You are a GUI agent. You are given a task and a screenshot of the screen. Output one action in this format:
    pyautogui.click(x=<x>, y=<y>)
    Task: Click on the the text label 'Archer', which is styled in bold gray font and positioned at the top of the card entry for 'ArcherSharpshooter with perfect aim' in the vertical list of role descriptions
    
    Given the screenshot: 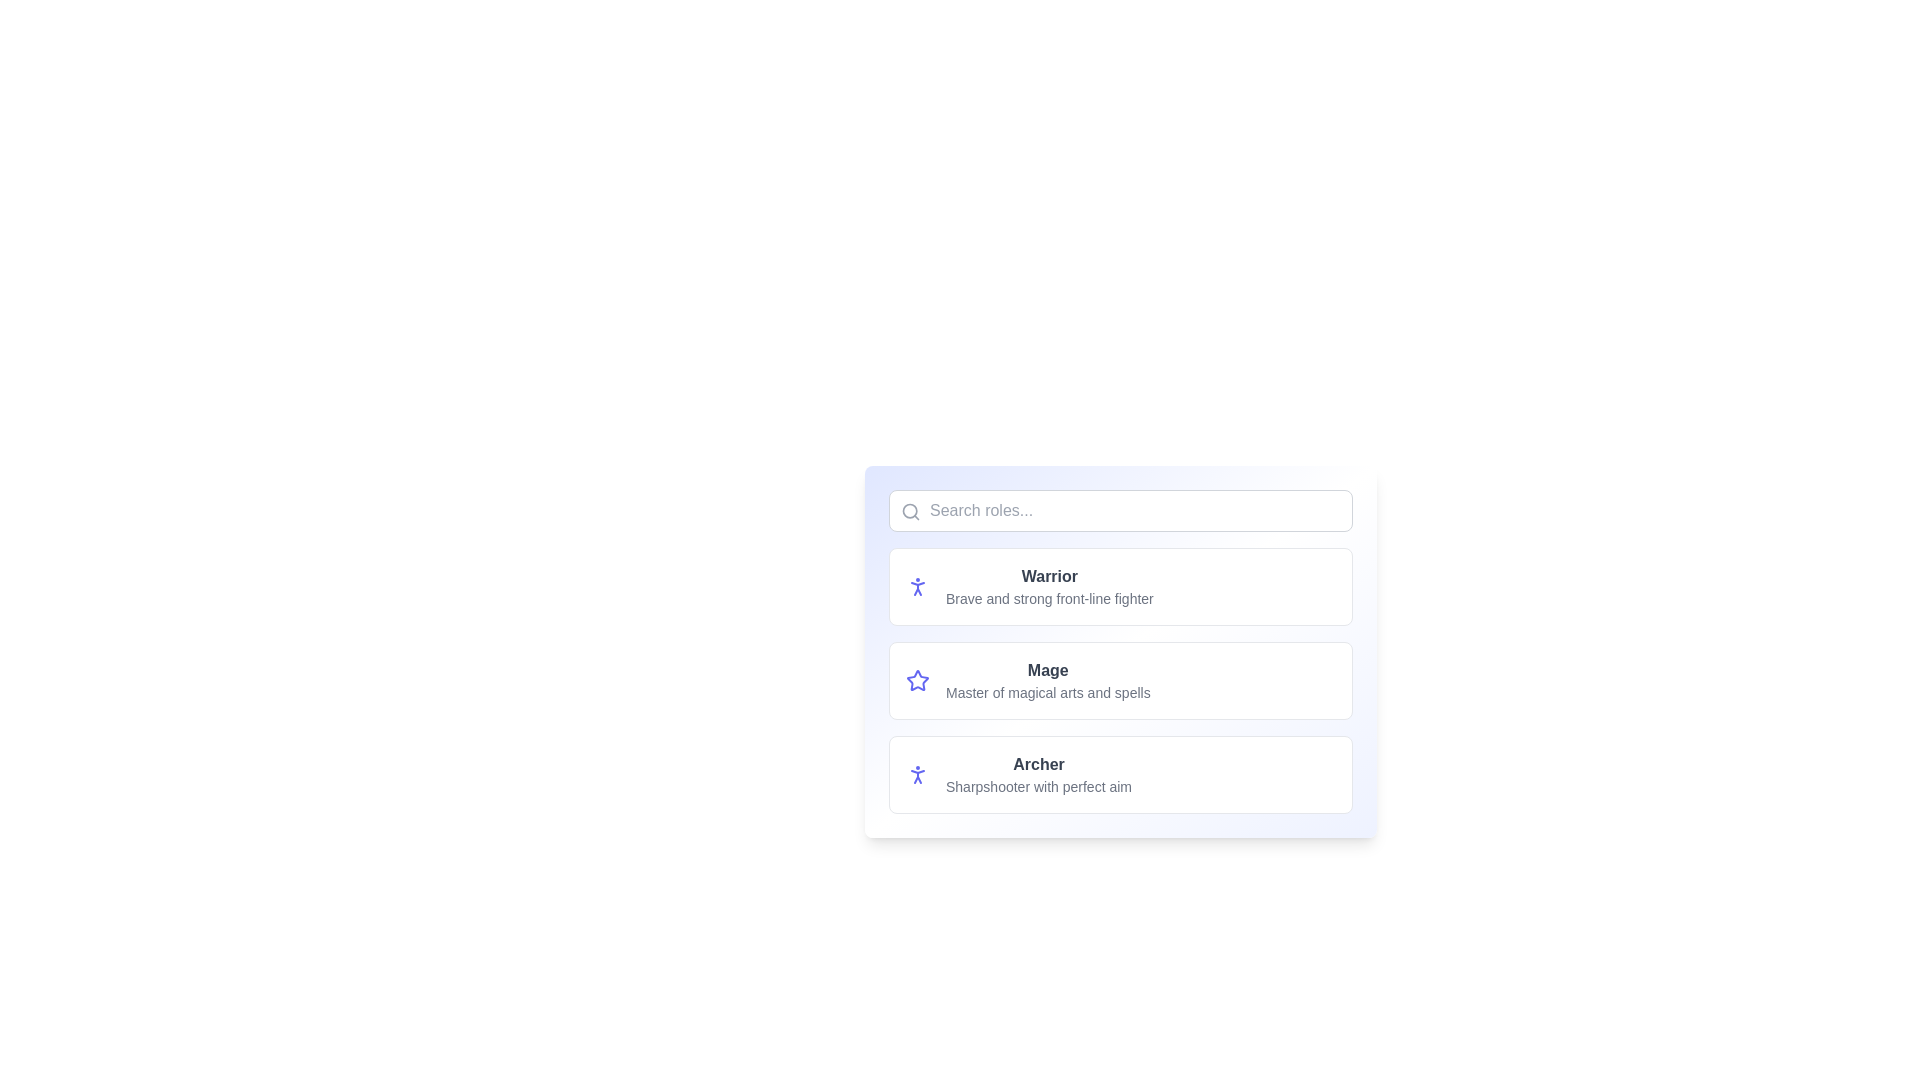 What is the action you would take?
    pyautogui.click(x=1038, y=764)
    